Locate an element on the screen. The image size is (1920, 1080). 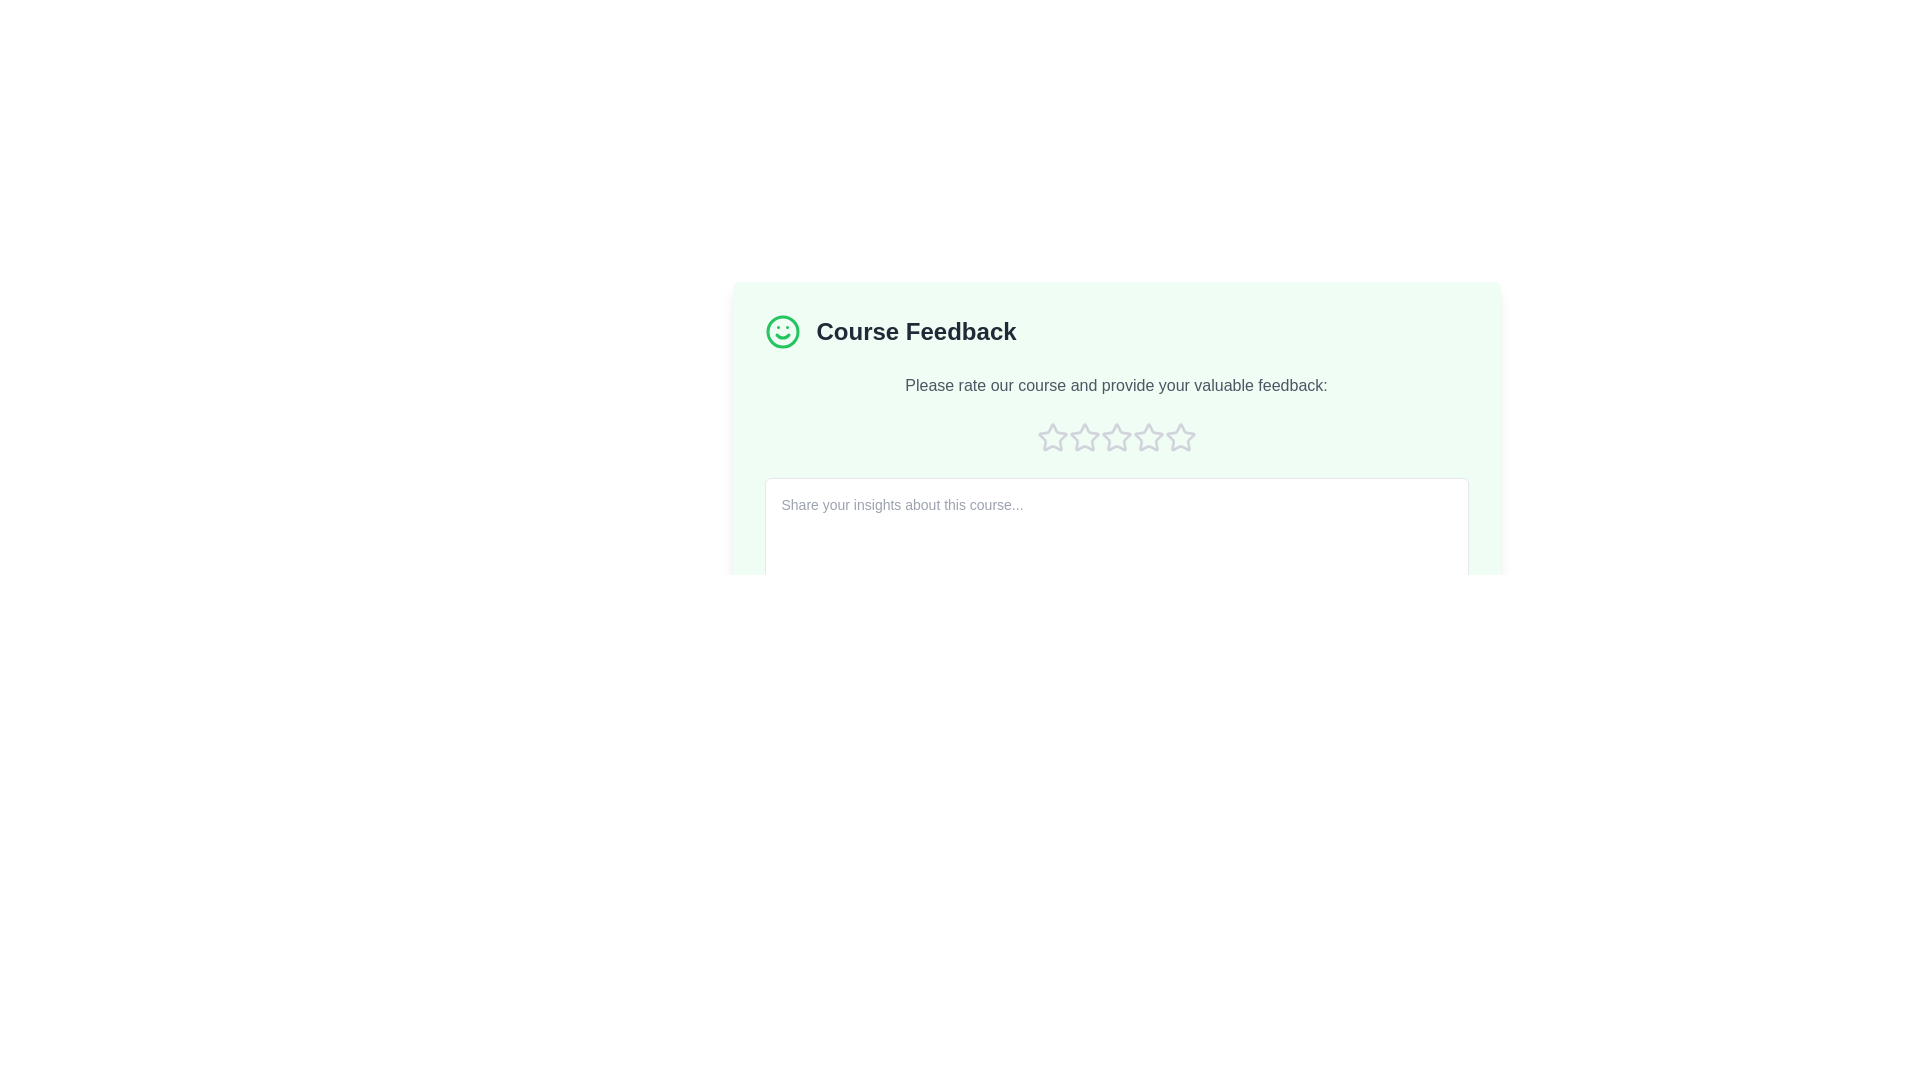
the fifth star icon in the rating system is located at coordinates (1180, 436).